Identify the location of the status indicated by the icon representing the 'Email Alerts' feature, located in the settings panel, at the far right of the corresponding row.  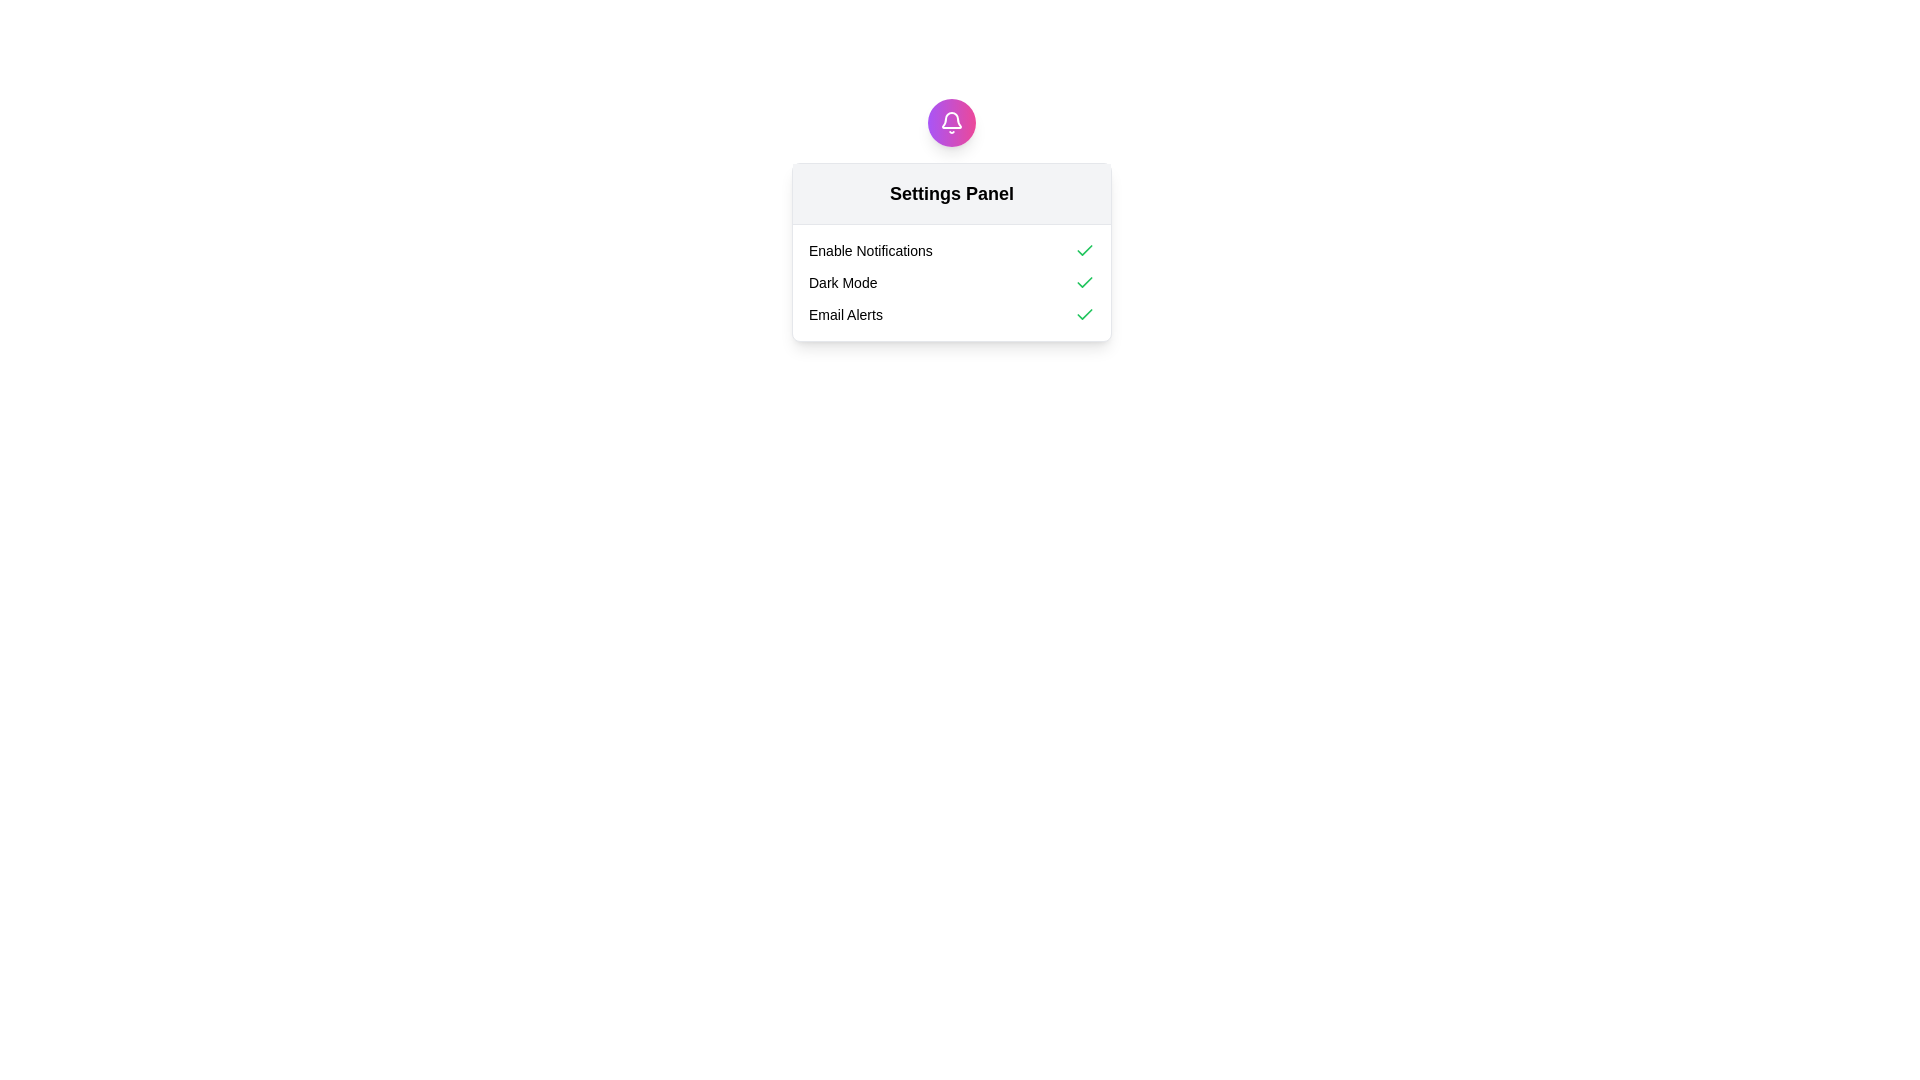
(1083, 315).